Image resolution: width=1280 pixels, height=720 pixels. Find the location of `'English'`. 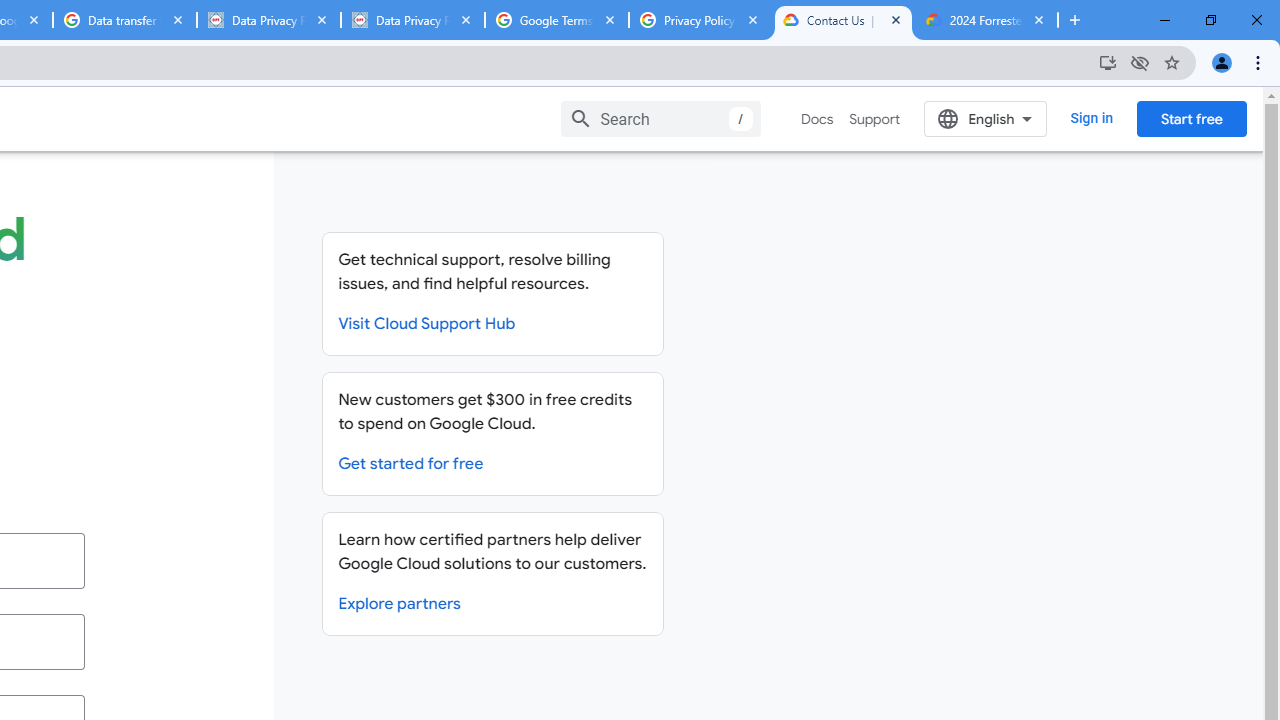

'English' is located at coordinates (985, 118).